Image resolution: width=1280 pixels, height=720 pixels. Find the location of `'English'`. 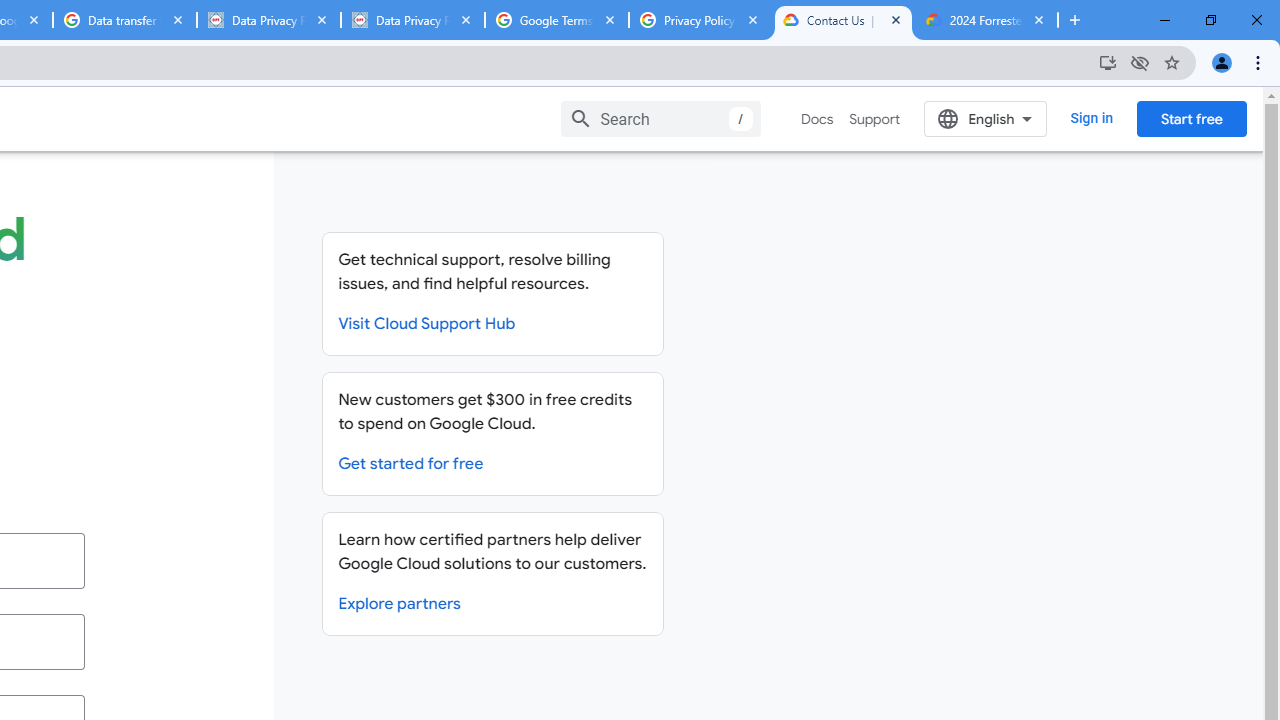

'English' is located at coordinates (985, 118).